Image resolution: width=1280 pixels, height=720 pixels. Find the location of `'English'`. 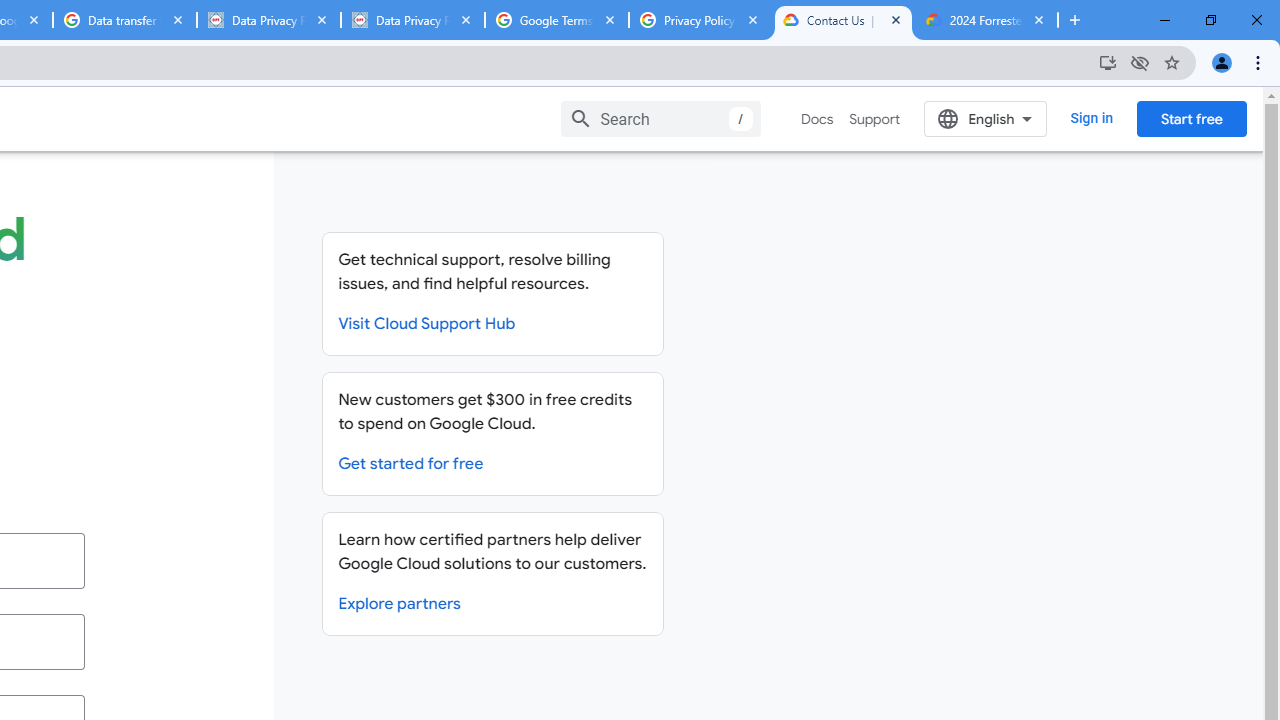

'English' is located at coordinates (985, 118).